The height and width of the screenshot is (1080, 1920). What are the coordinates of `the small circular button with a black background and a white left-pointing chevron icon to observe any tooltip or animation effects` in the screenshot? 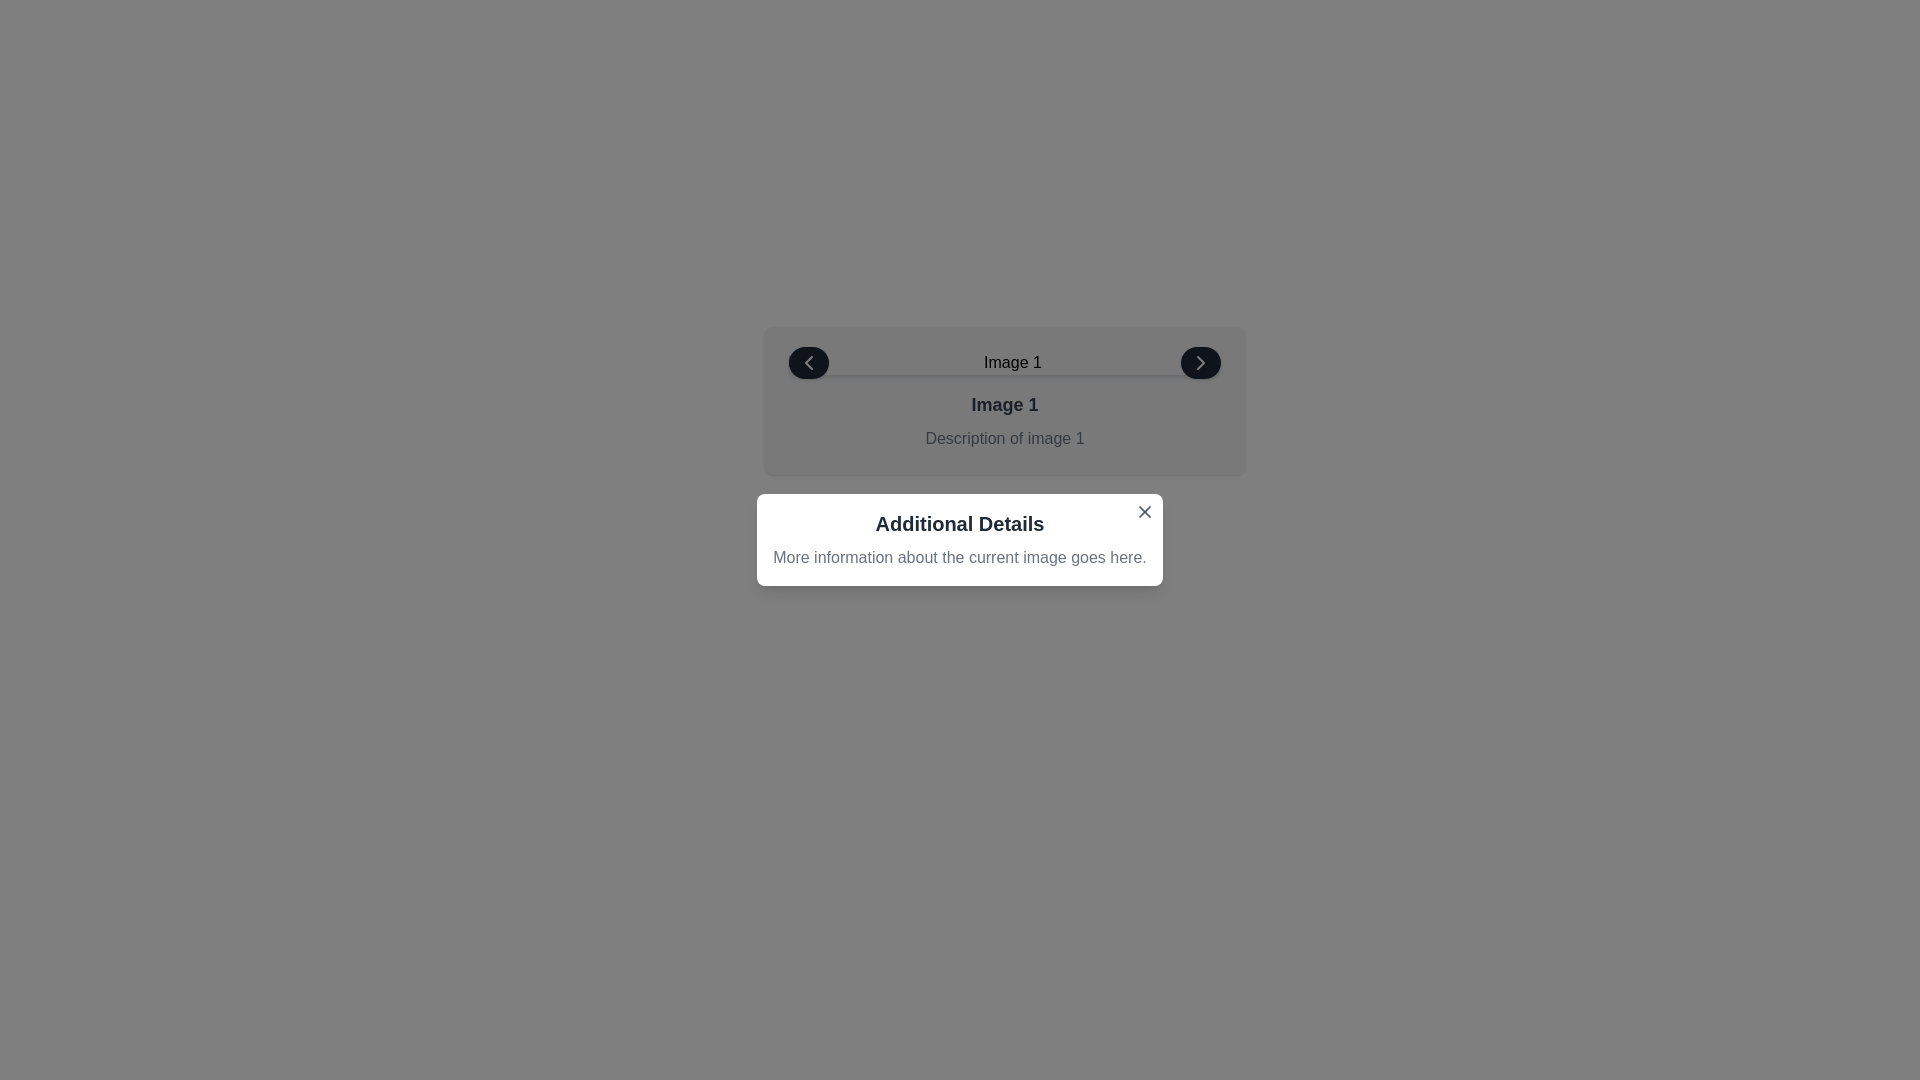 It's located at (809, 362).